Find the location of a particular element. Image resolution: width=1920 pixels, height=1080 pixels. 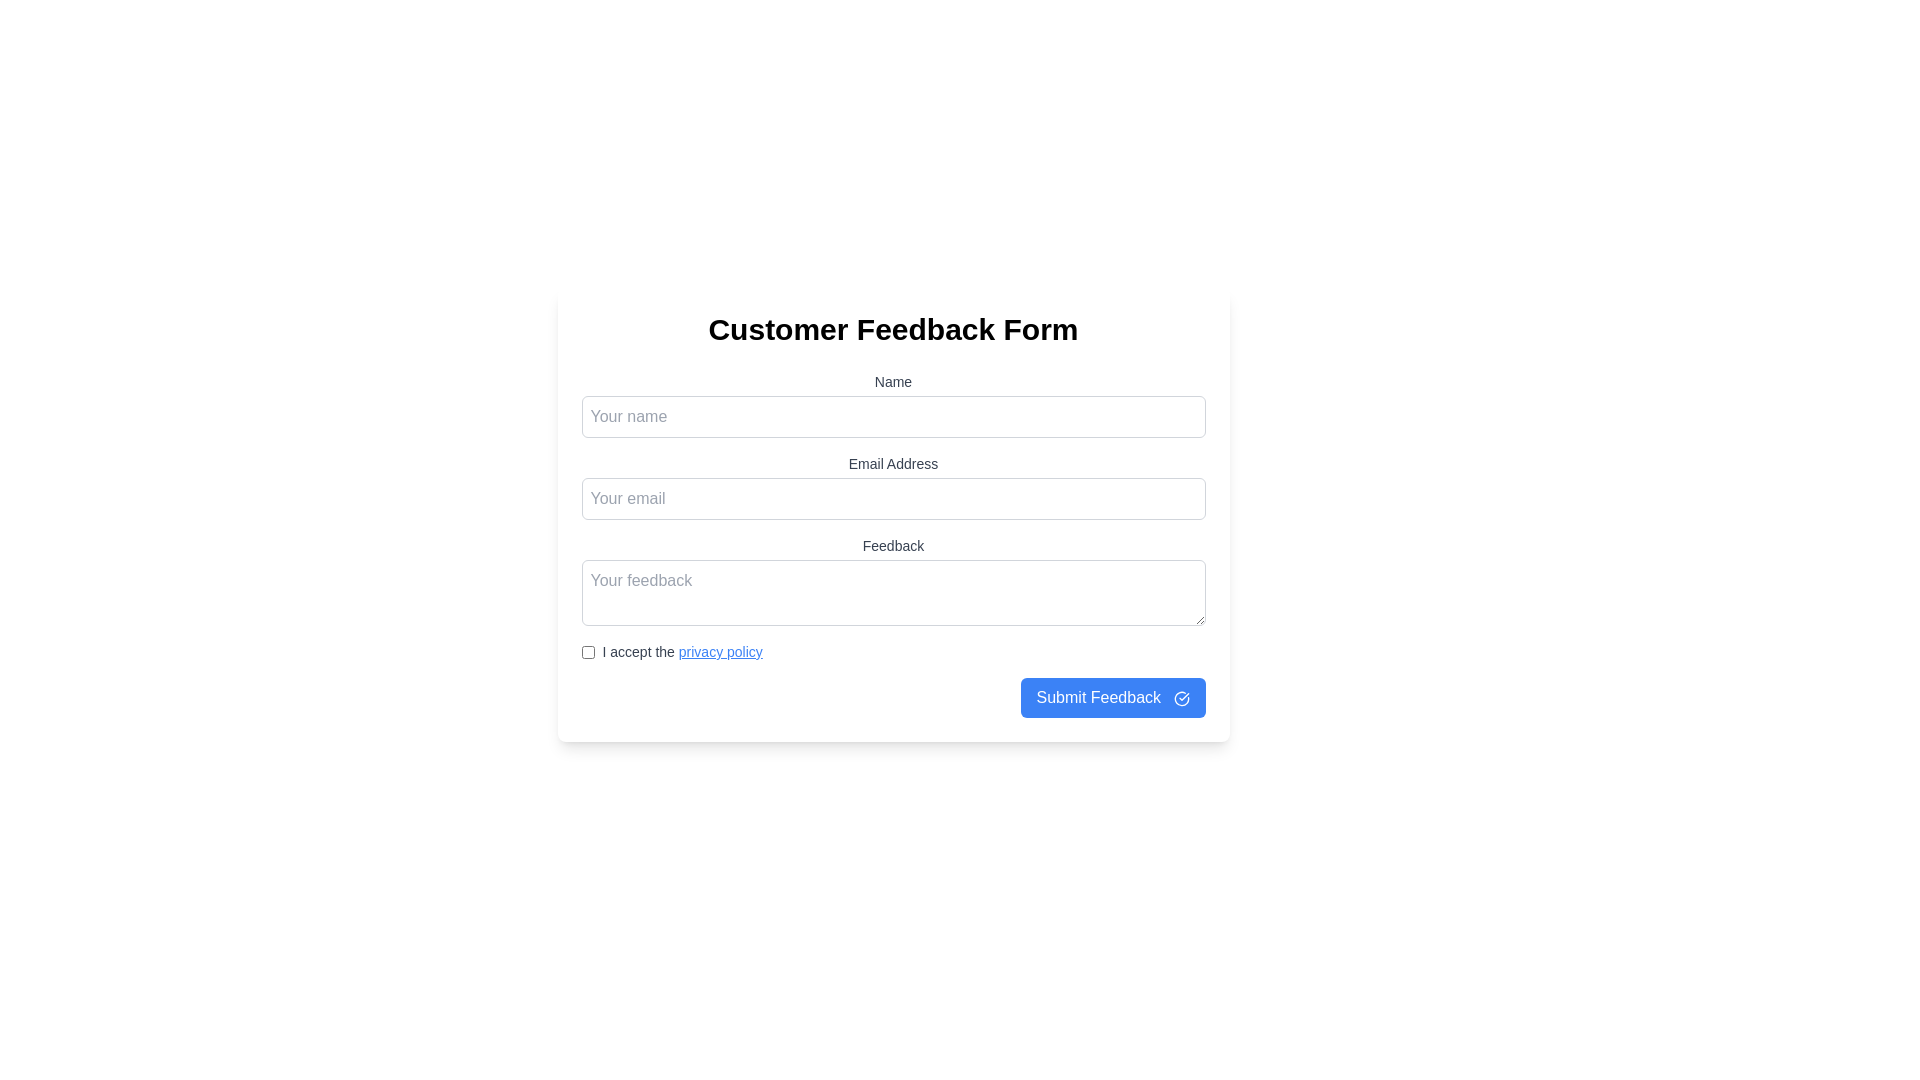

the textual hyperlink styled with a blue font and underlined that contains the text 'privacy policy' is located at coordinates (720, 651).